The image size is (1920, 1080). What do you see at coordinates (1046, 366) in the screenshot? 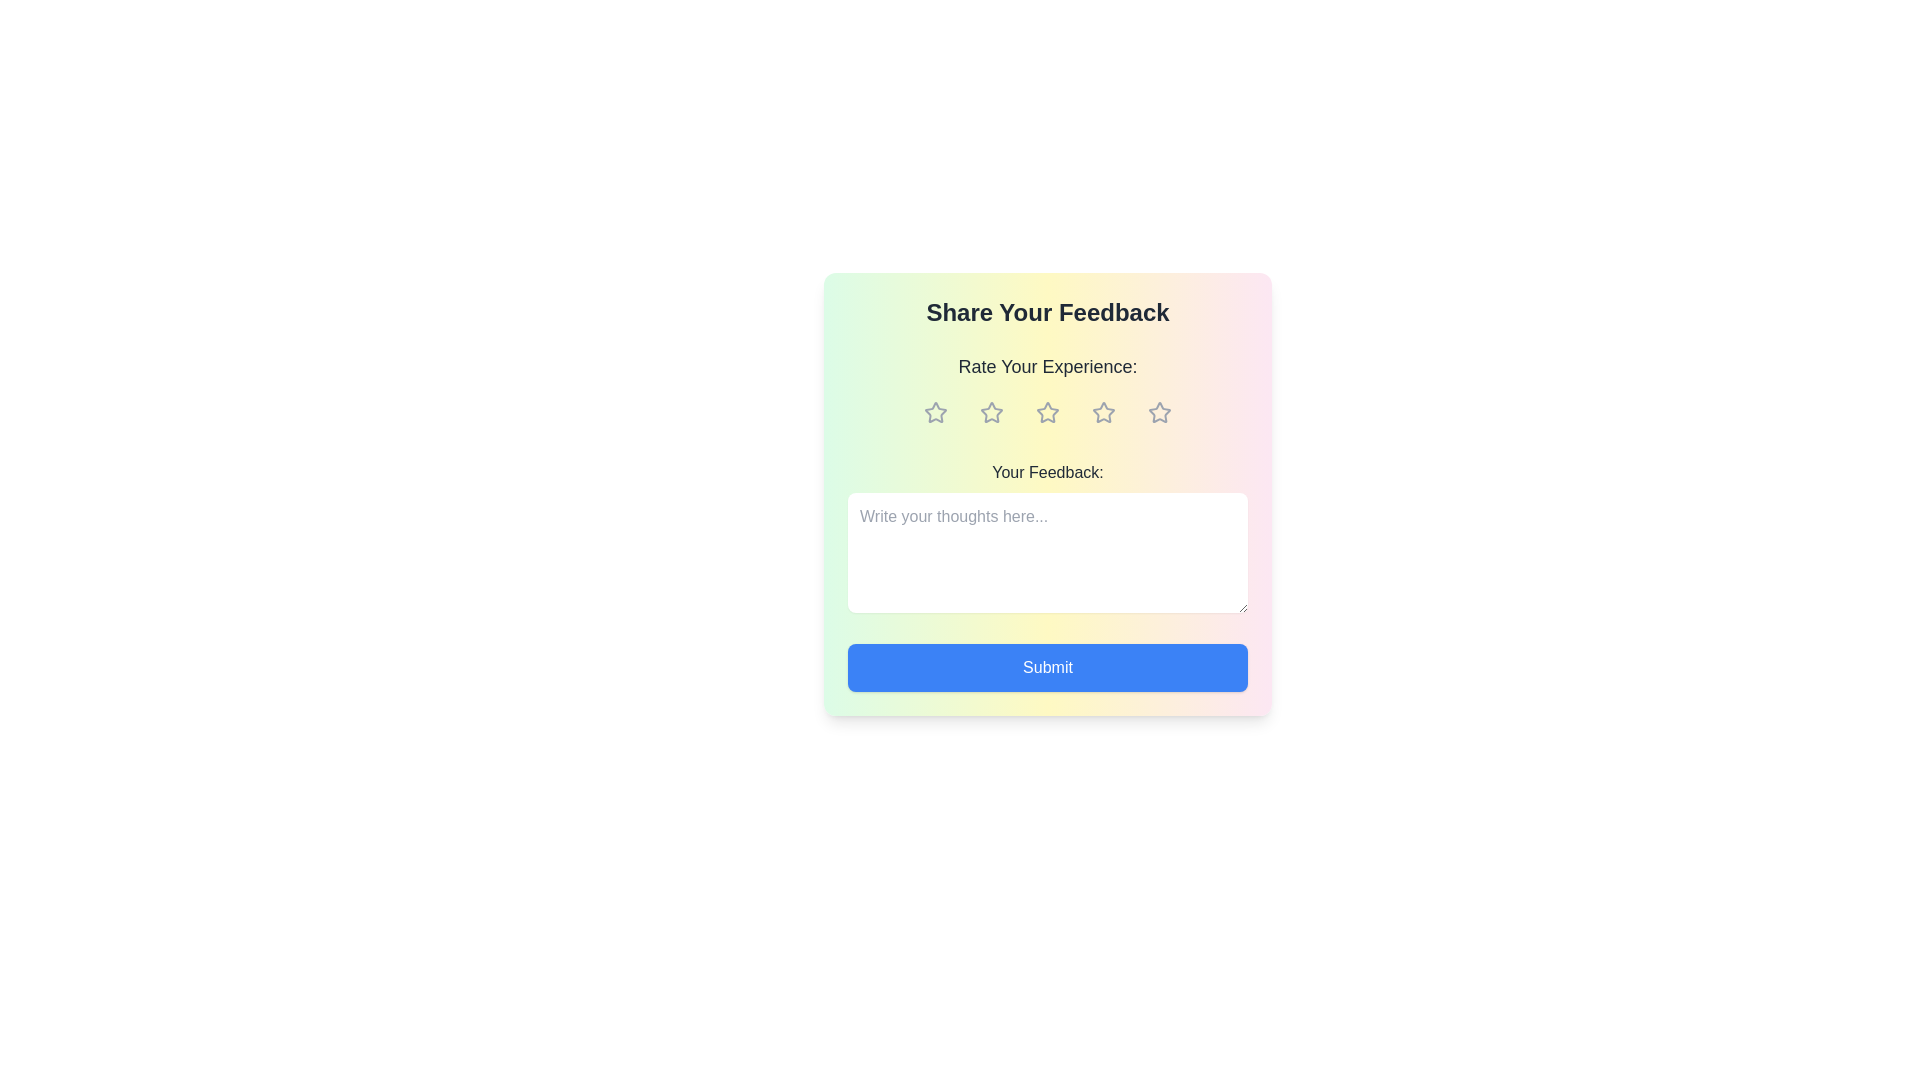
I see `the text label that reads 'Rate Your Experience:', which is centered above the row of star icons in the interactive feedback card component` at bounding box center [1046, 366].